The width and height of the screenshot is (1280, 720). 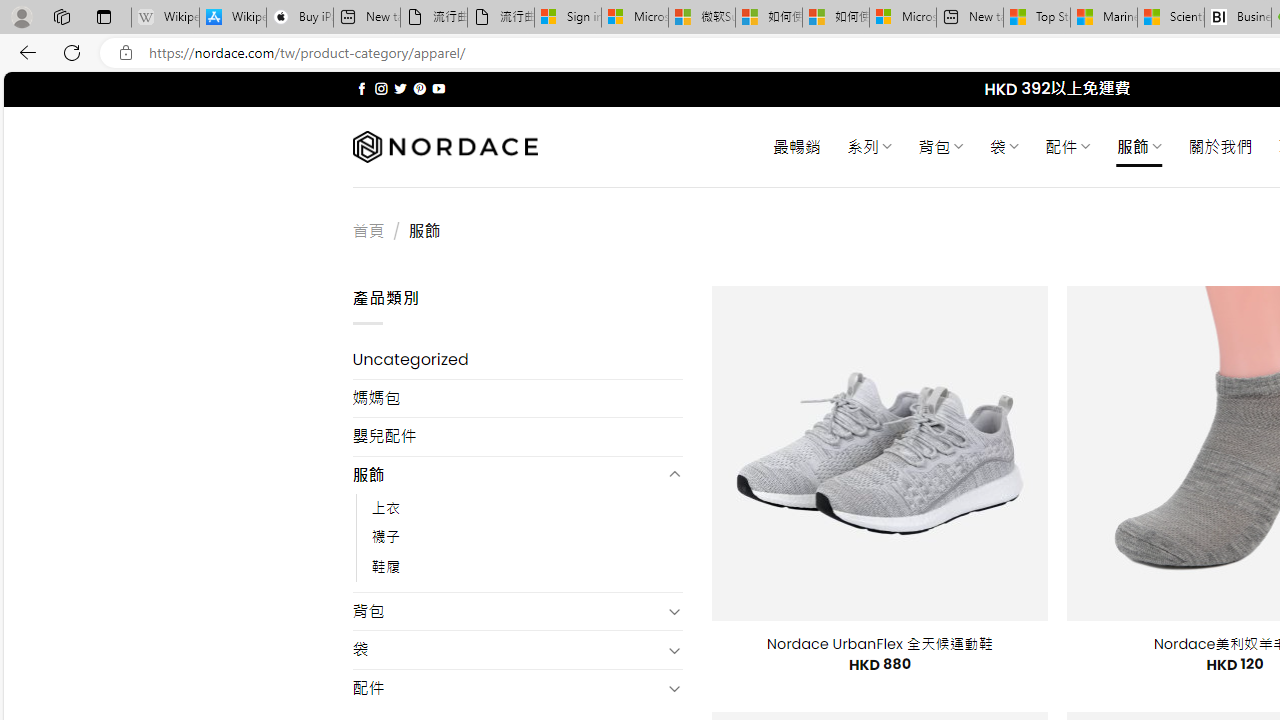 What do you see at coordinates (418, 88) in the screenshot?
I see `'Follow on Pinterest'` at bounding box center [418, 88].